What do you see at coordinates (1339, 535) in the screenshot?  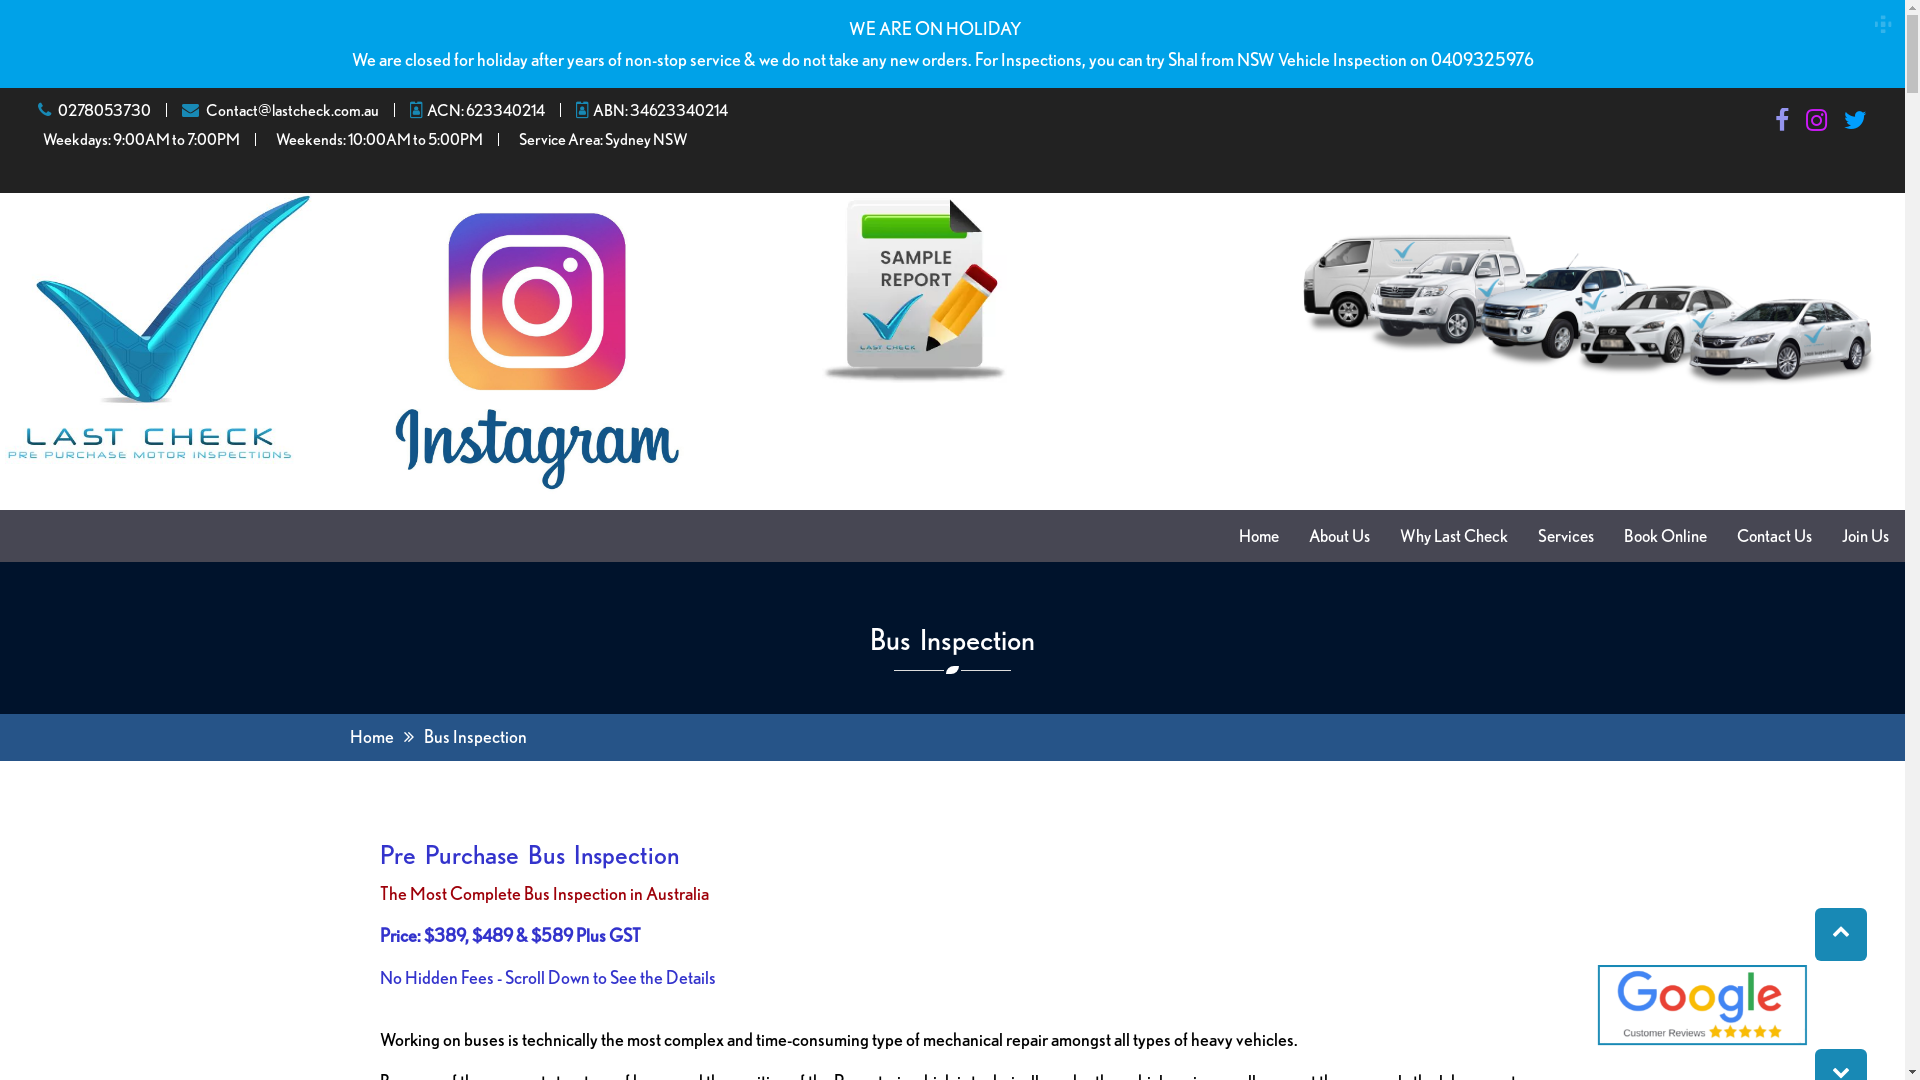 I see `'About Us'` at bounding box center [1339, 535].